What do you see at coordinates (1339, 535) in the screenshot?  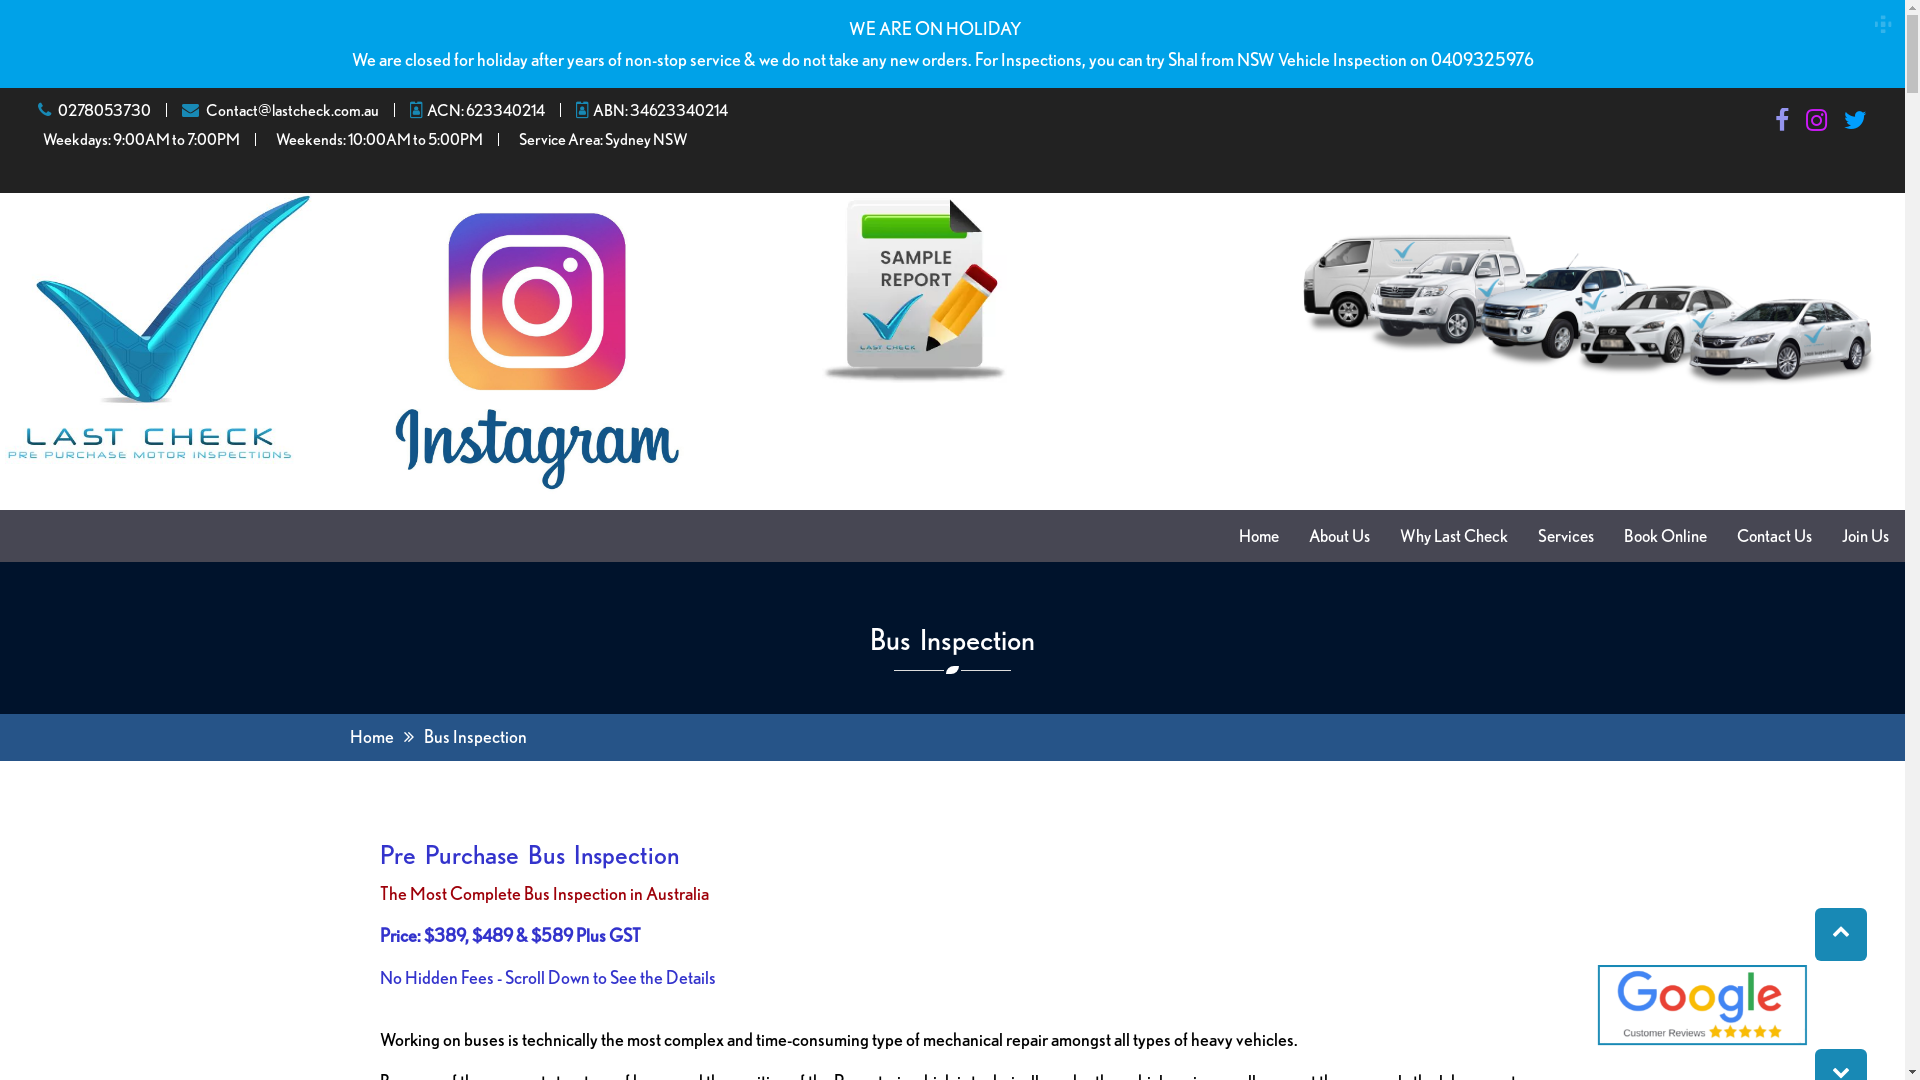 I see `'About Us'` at bounding box center [1339, 535].